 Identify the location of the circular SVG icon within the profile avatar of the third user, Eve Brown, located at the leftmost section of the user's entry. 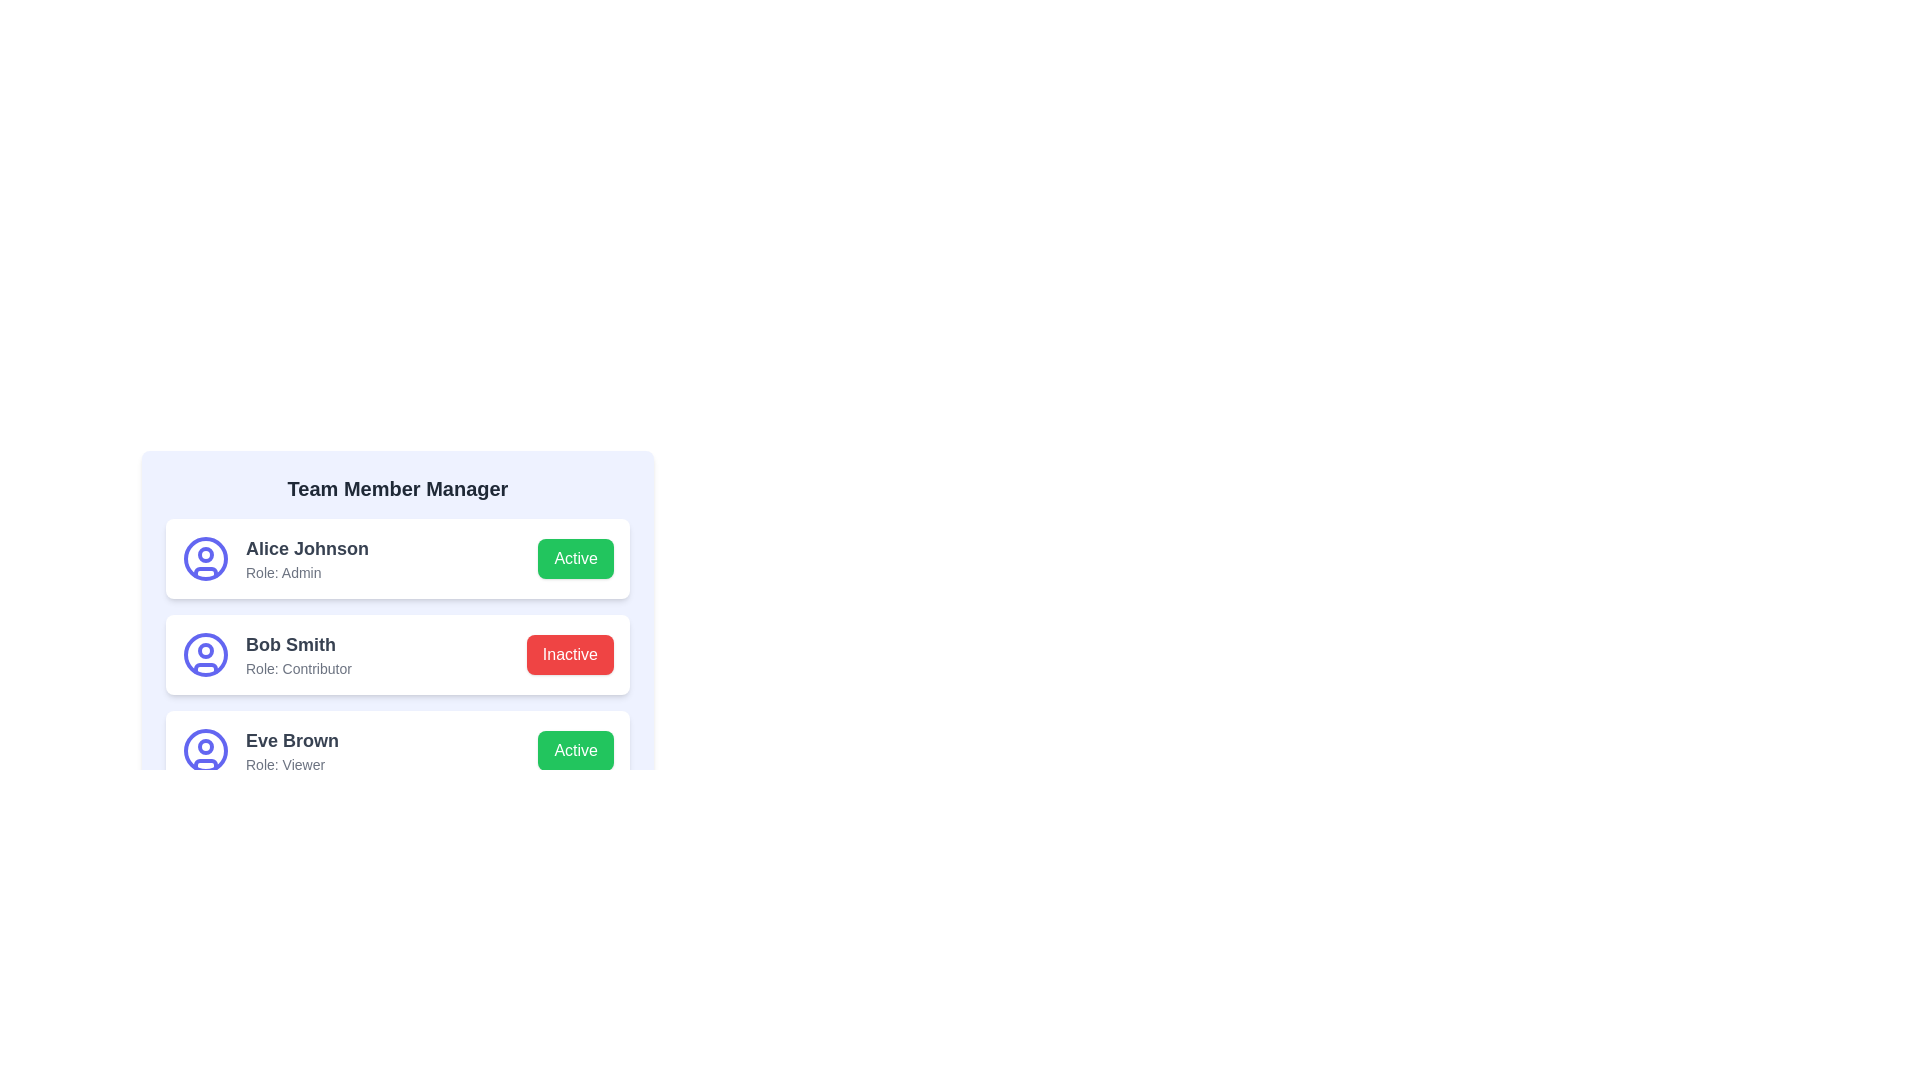
(206, 751).